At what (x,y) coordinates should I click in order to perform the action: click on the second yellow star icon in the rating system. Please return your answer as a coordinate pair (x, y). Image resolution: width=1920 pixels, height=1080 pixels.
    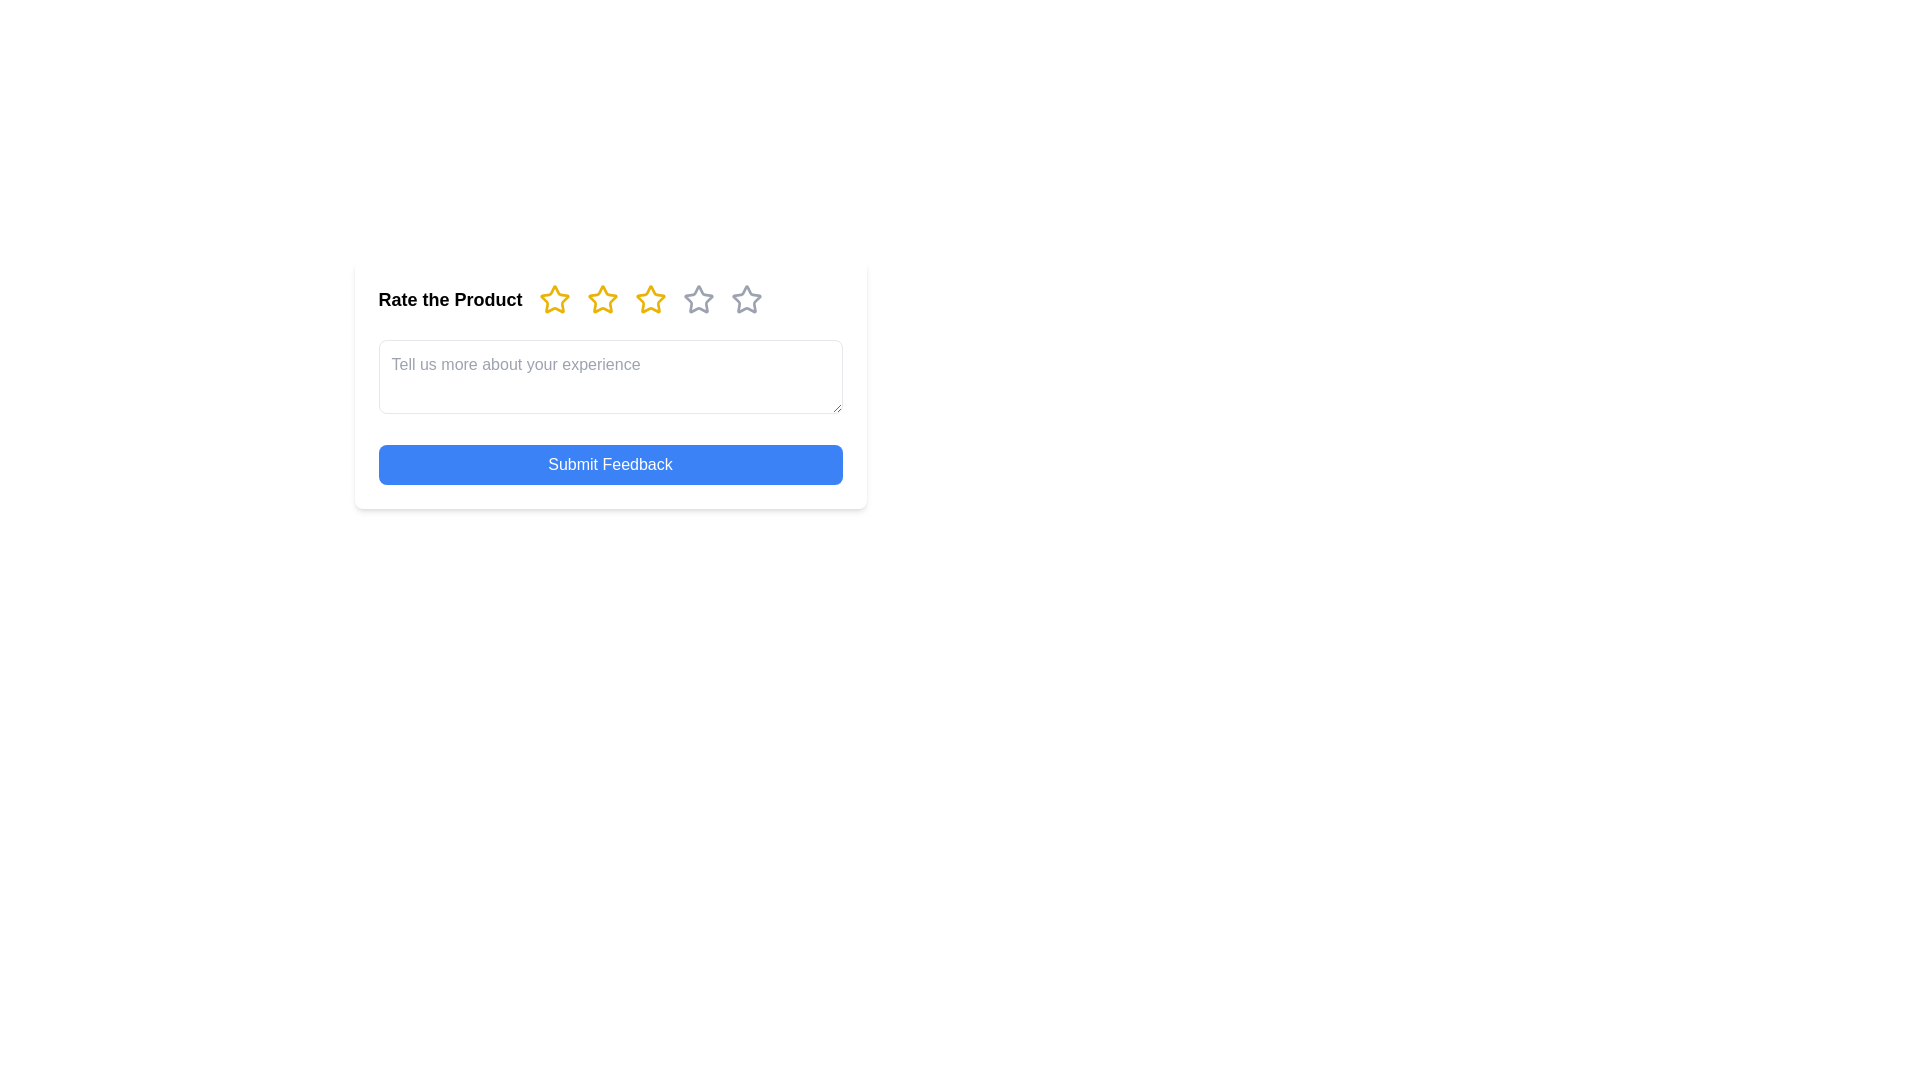
    Looking at the image, I should click on (600, 299).